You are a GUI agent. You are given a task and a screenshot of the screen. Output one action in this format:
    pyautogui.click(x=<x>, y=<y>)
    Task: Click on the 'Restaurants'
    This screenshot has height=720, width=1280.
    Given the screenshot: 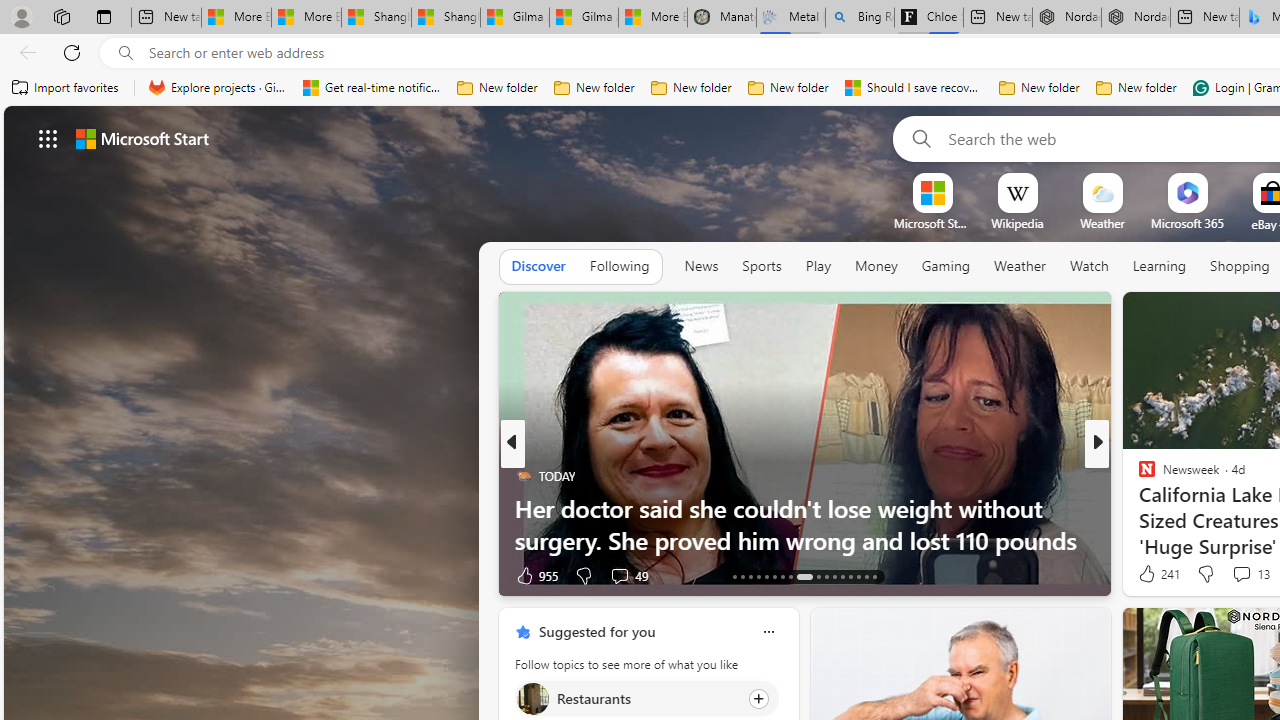 What is the action you would take?
    pyautogui.click(x=532, y=697)
    